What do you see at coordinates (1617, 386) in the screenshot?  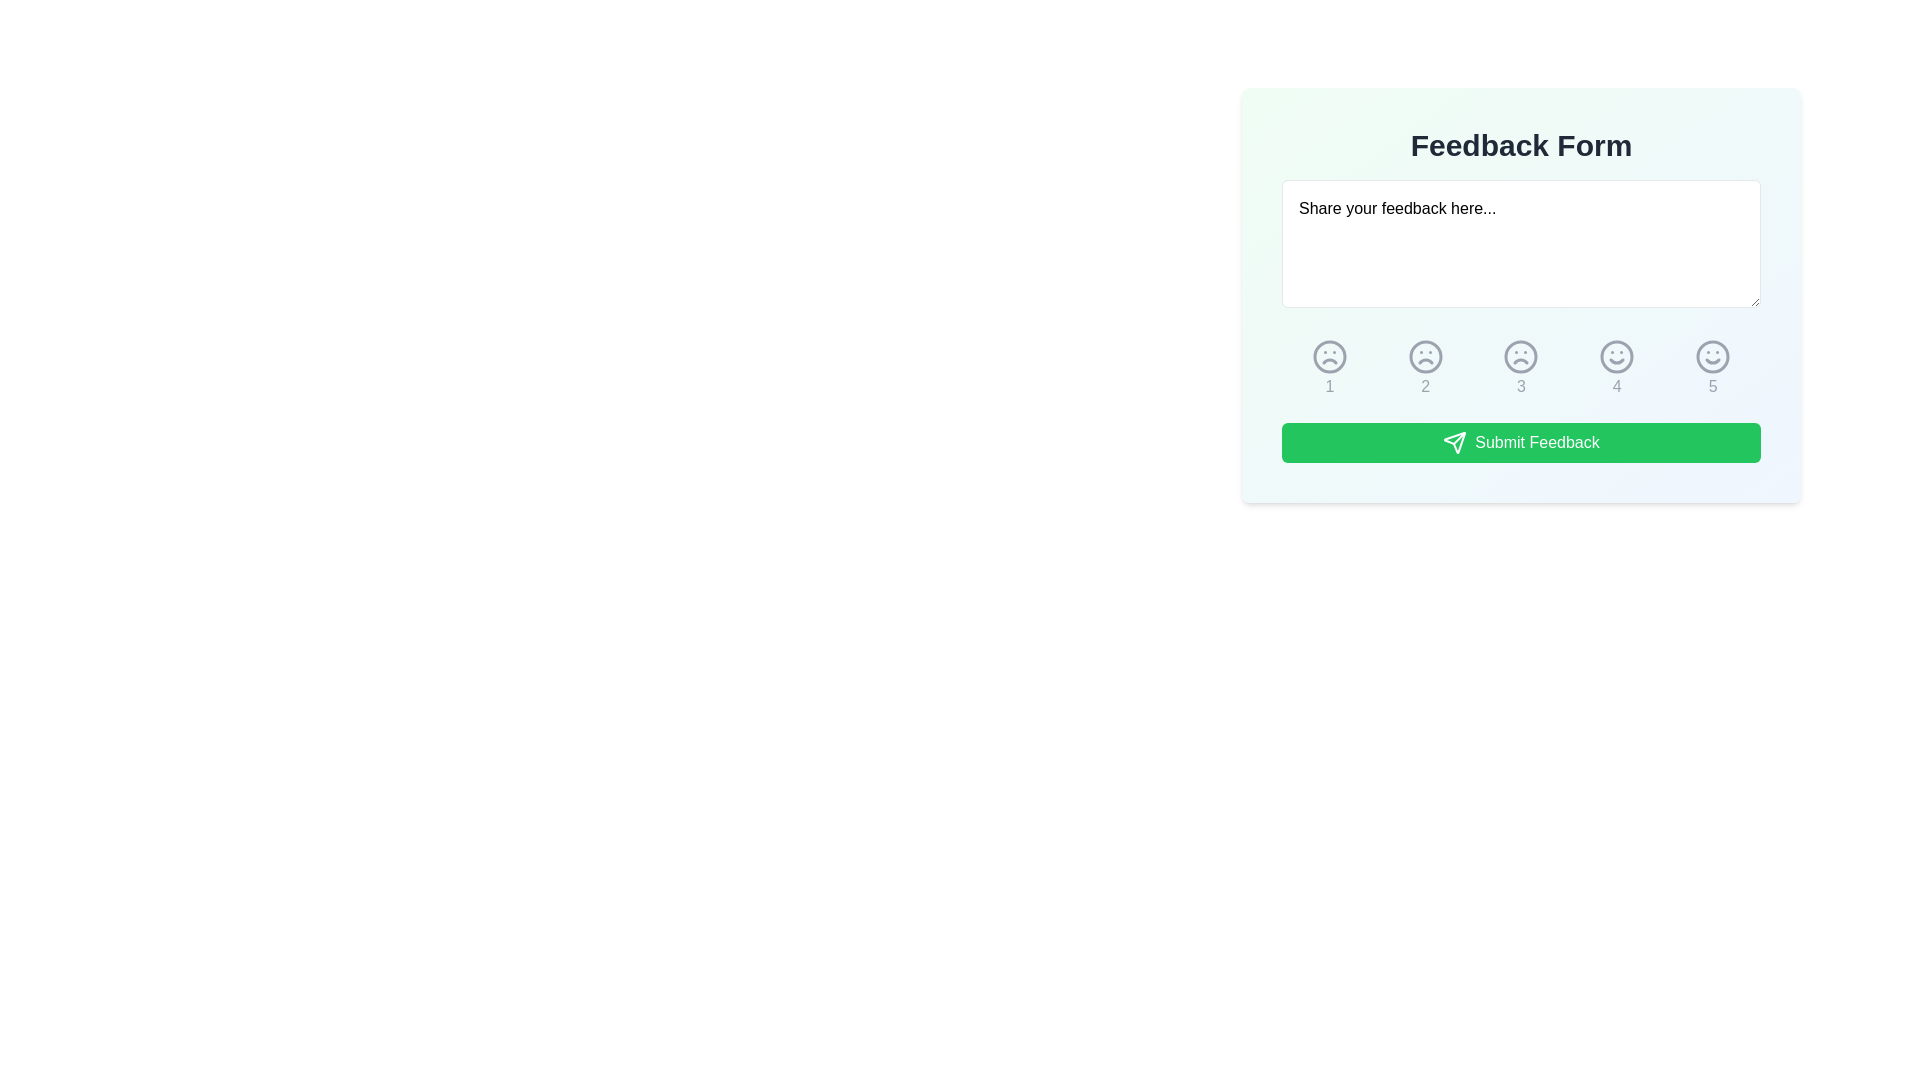 I see `the numeral '4' in the rating section of the feedback form, which is positioned between the numerals '3' and '5'` at bounding box center [1617, 386].